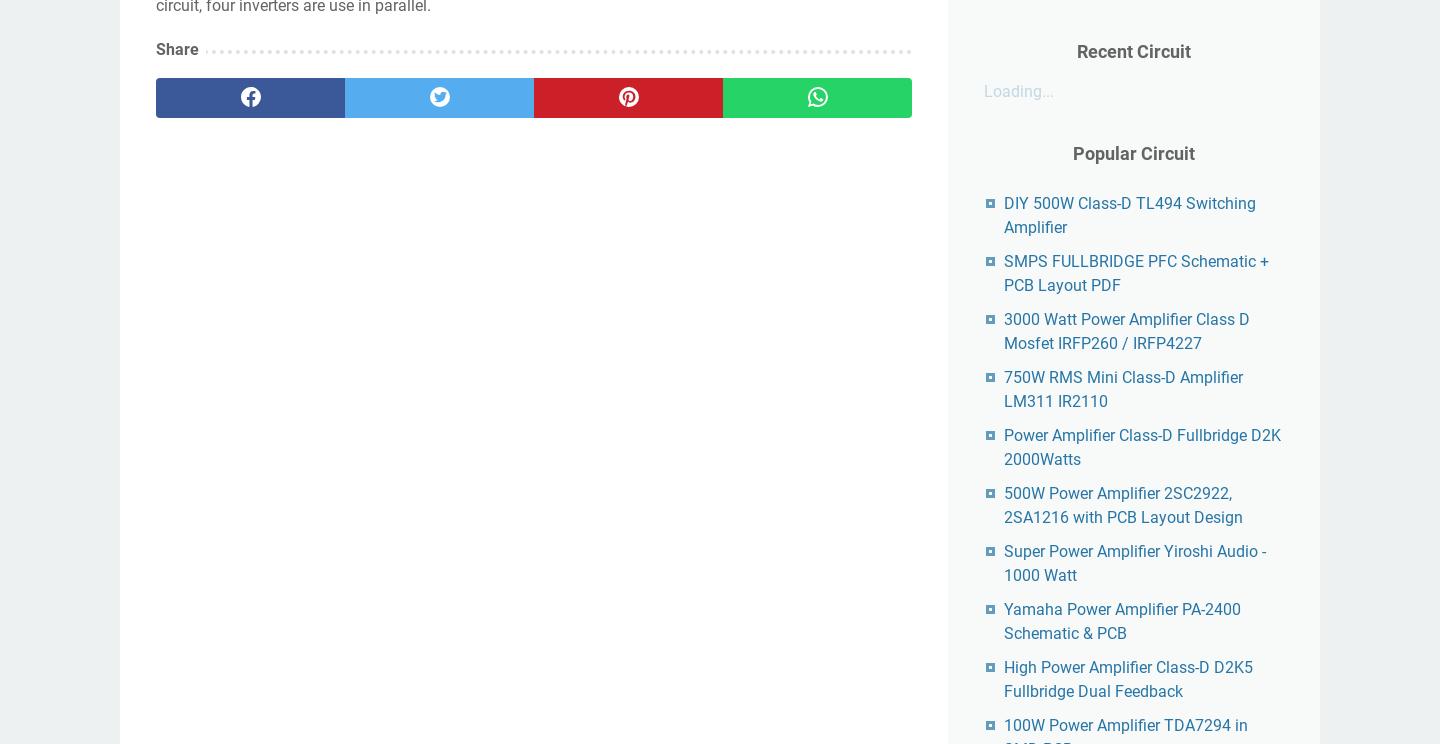  I want to click on 'Popular Circuit', so click(1072, 153).